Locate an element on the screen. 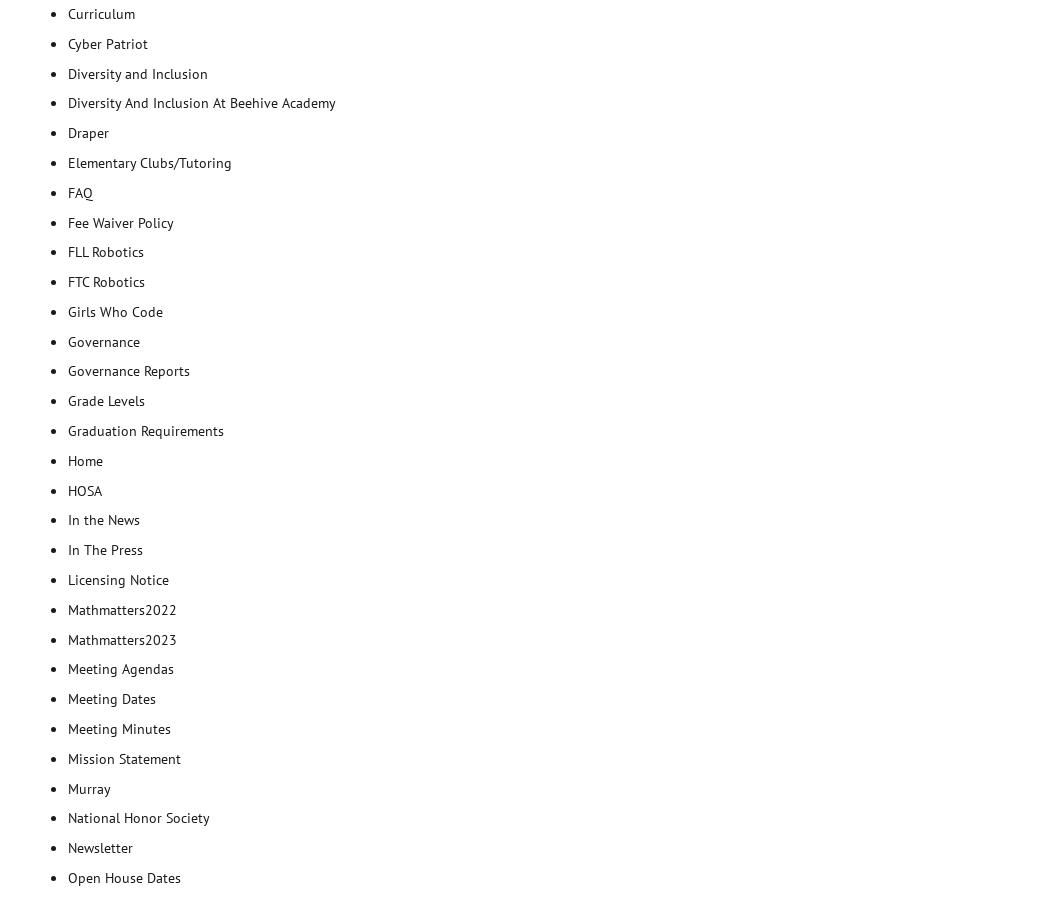 The height and width of the screenshot is (901, 1050). 'Governance Reports' is located at coordinates (128, 370).